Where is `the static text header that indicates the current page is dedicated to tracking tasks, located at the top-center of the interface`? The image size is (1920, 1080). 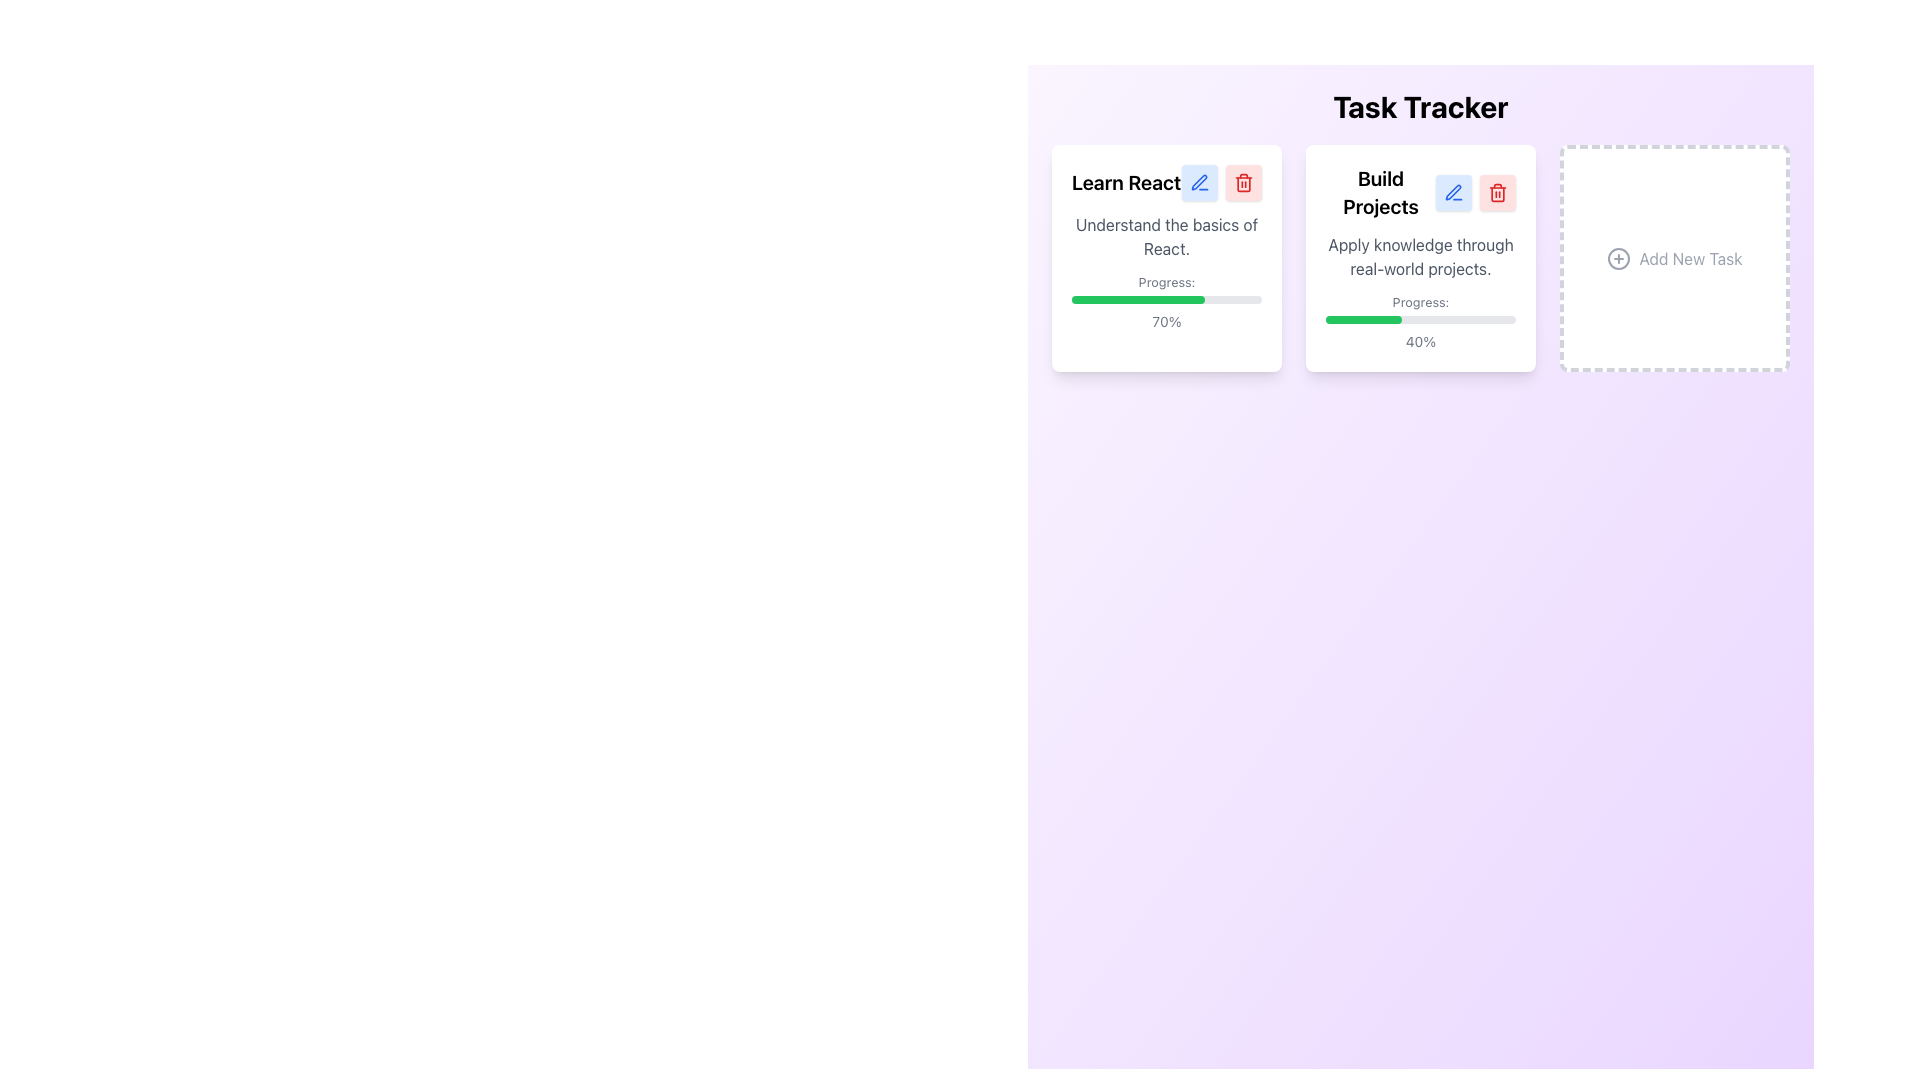 the static text header that indicates the current page is dedicated to tracking tasks, located at the top-center of the interface is located at coordinates (1419, 107).